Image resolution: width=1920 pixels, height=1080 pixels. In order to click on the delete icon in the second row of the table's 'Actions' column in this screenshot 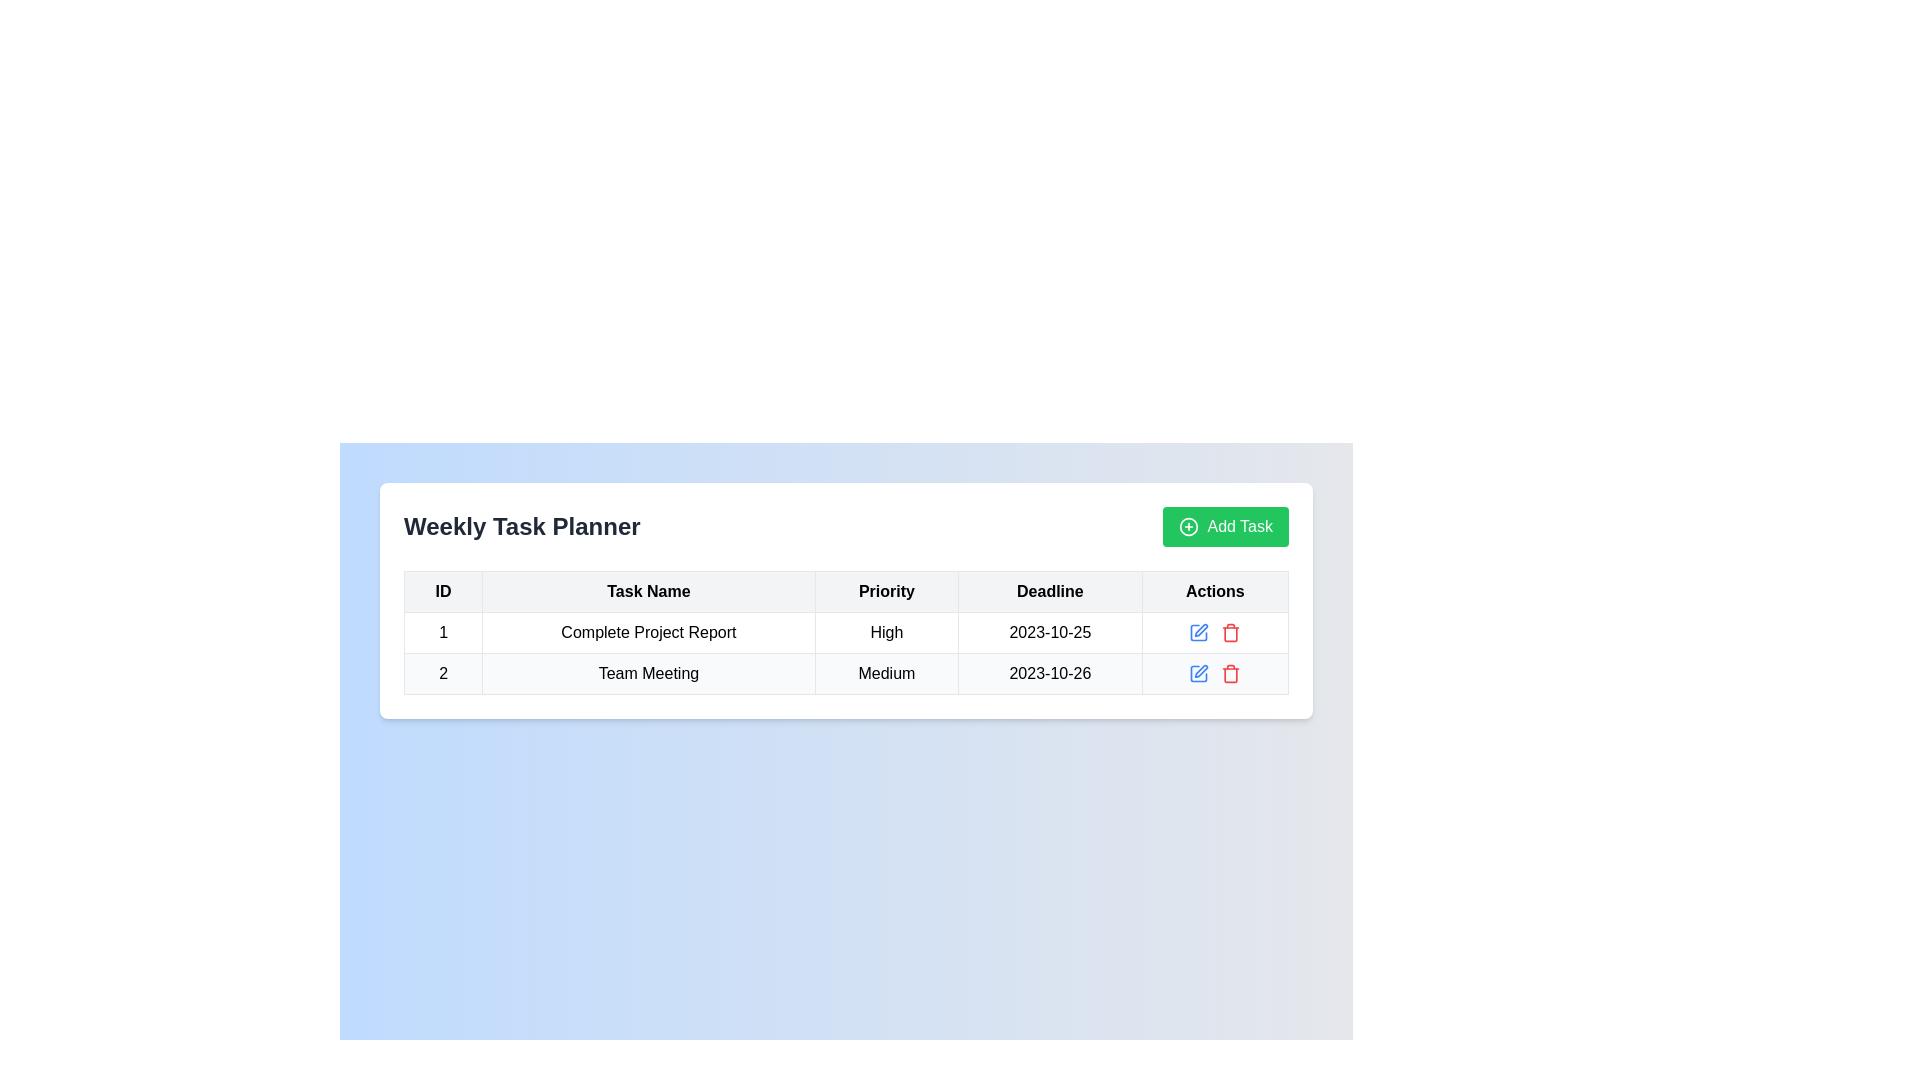, I will do `click(1230, 674)`.